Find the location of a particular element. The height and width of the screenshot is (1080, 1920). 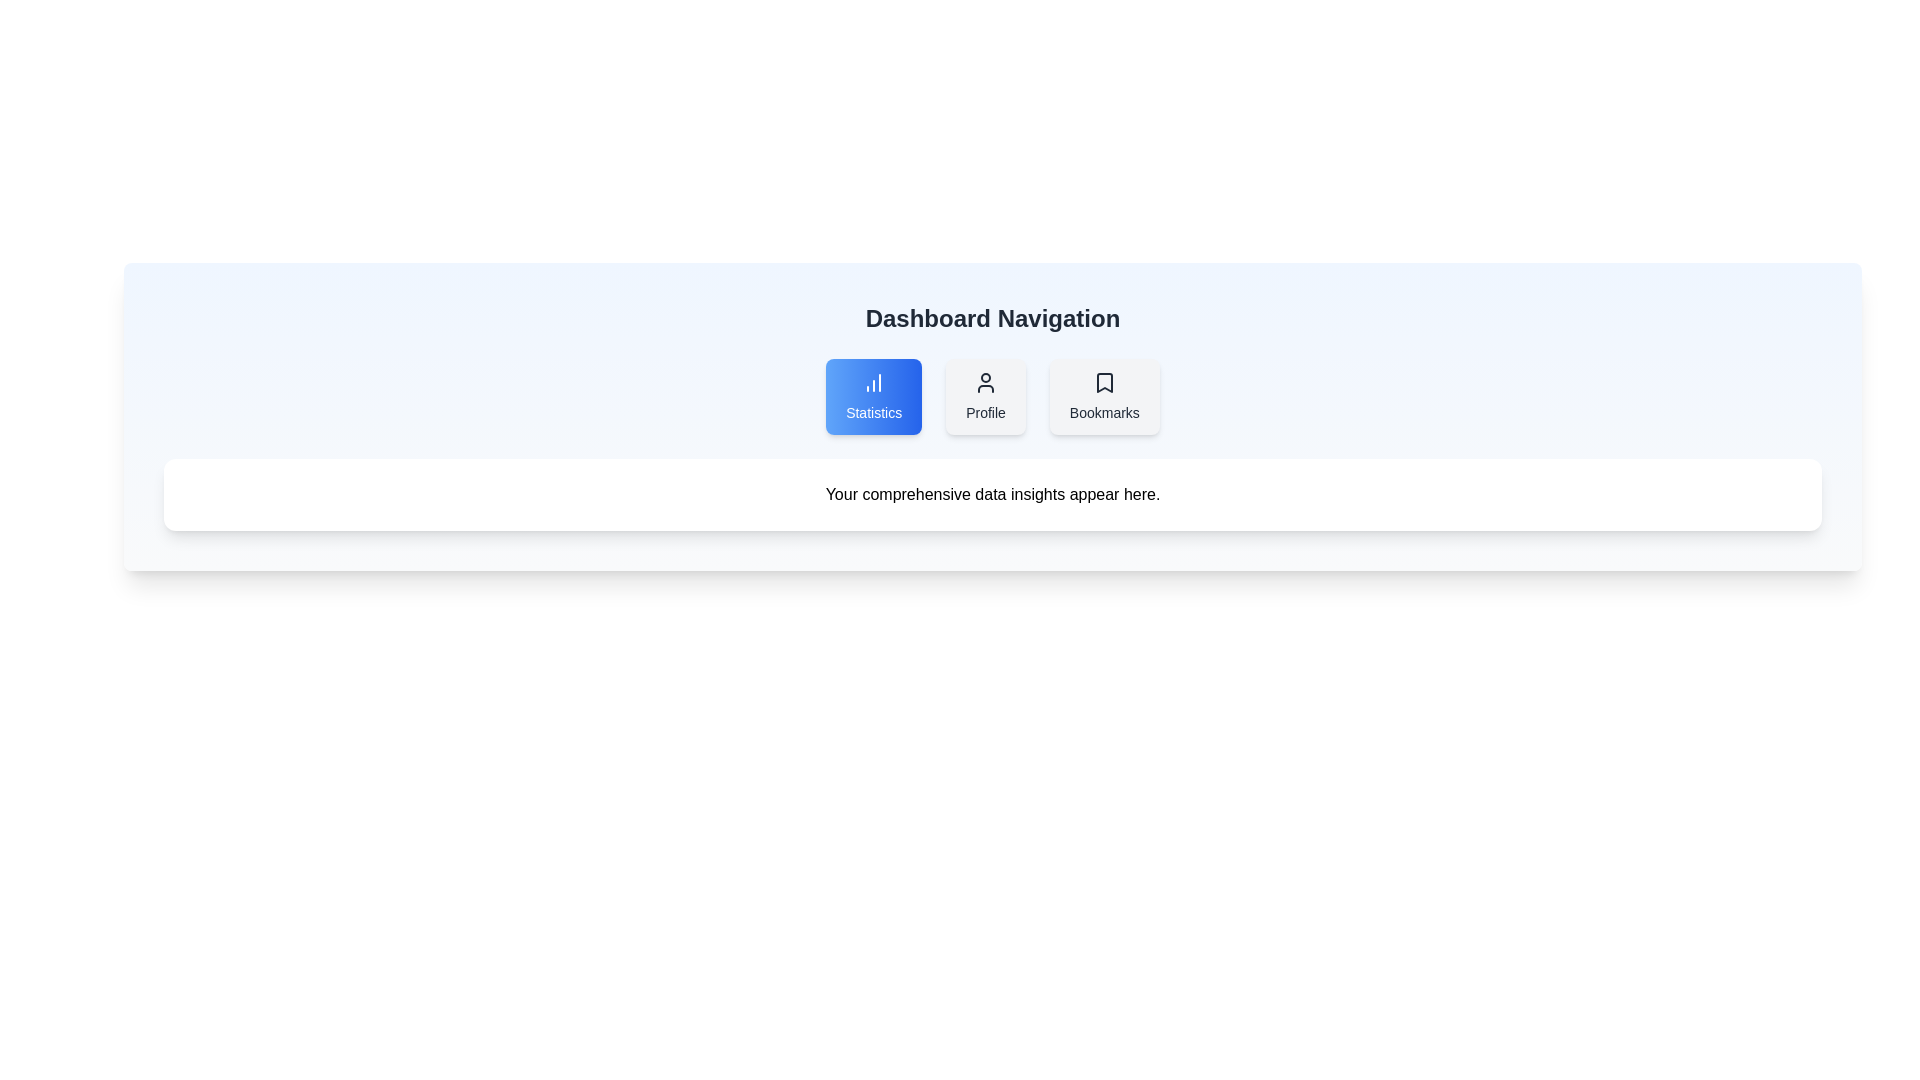

the user profile icon, which is a minimalistic circular head and shoulder outline, located centrally within the 'Profile' button in the navigation bar beneath 'Dashboard Navigation' is located at coordinates (985, 382).